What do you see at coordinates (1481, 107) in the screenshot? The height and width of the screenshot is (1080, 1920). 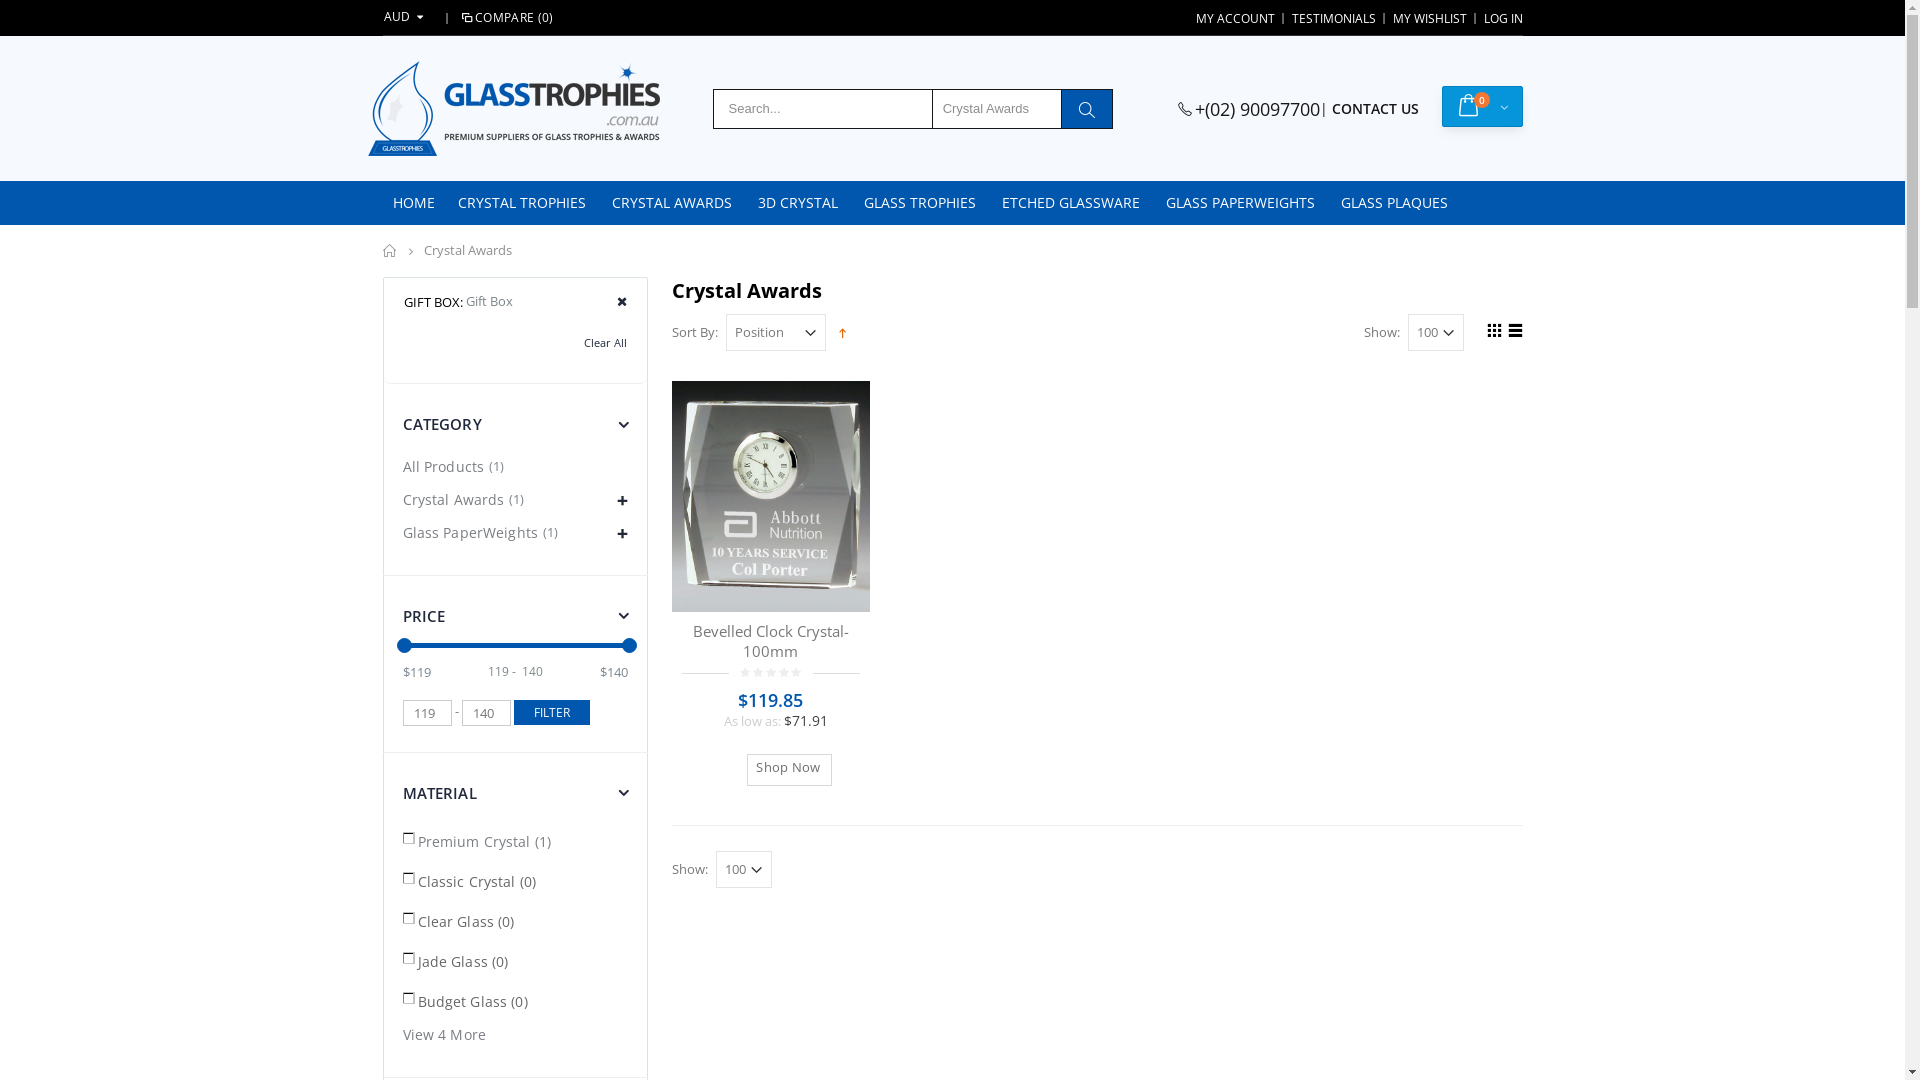 I see `'0'` at bounding box center [1481, 107].